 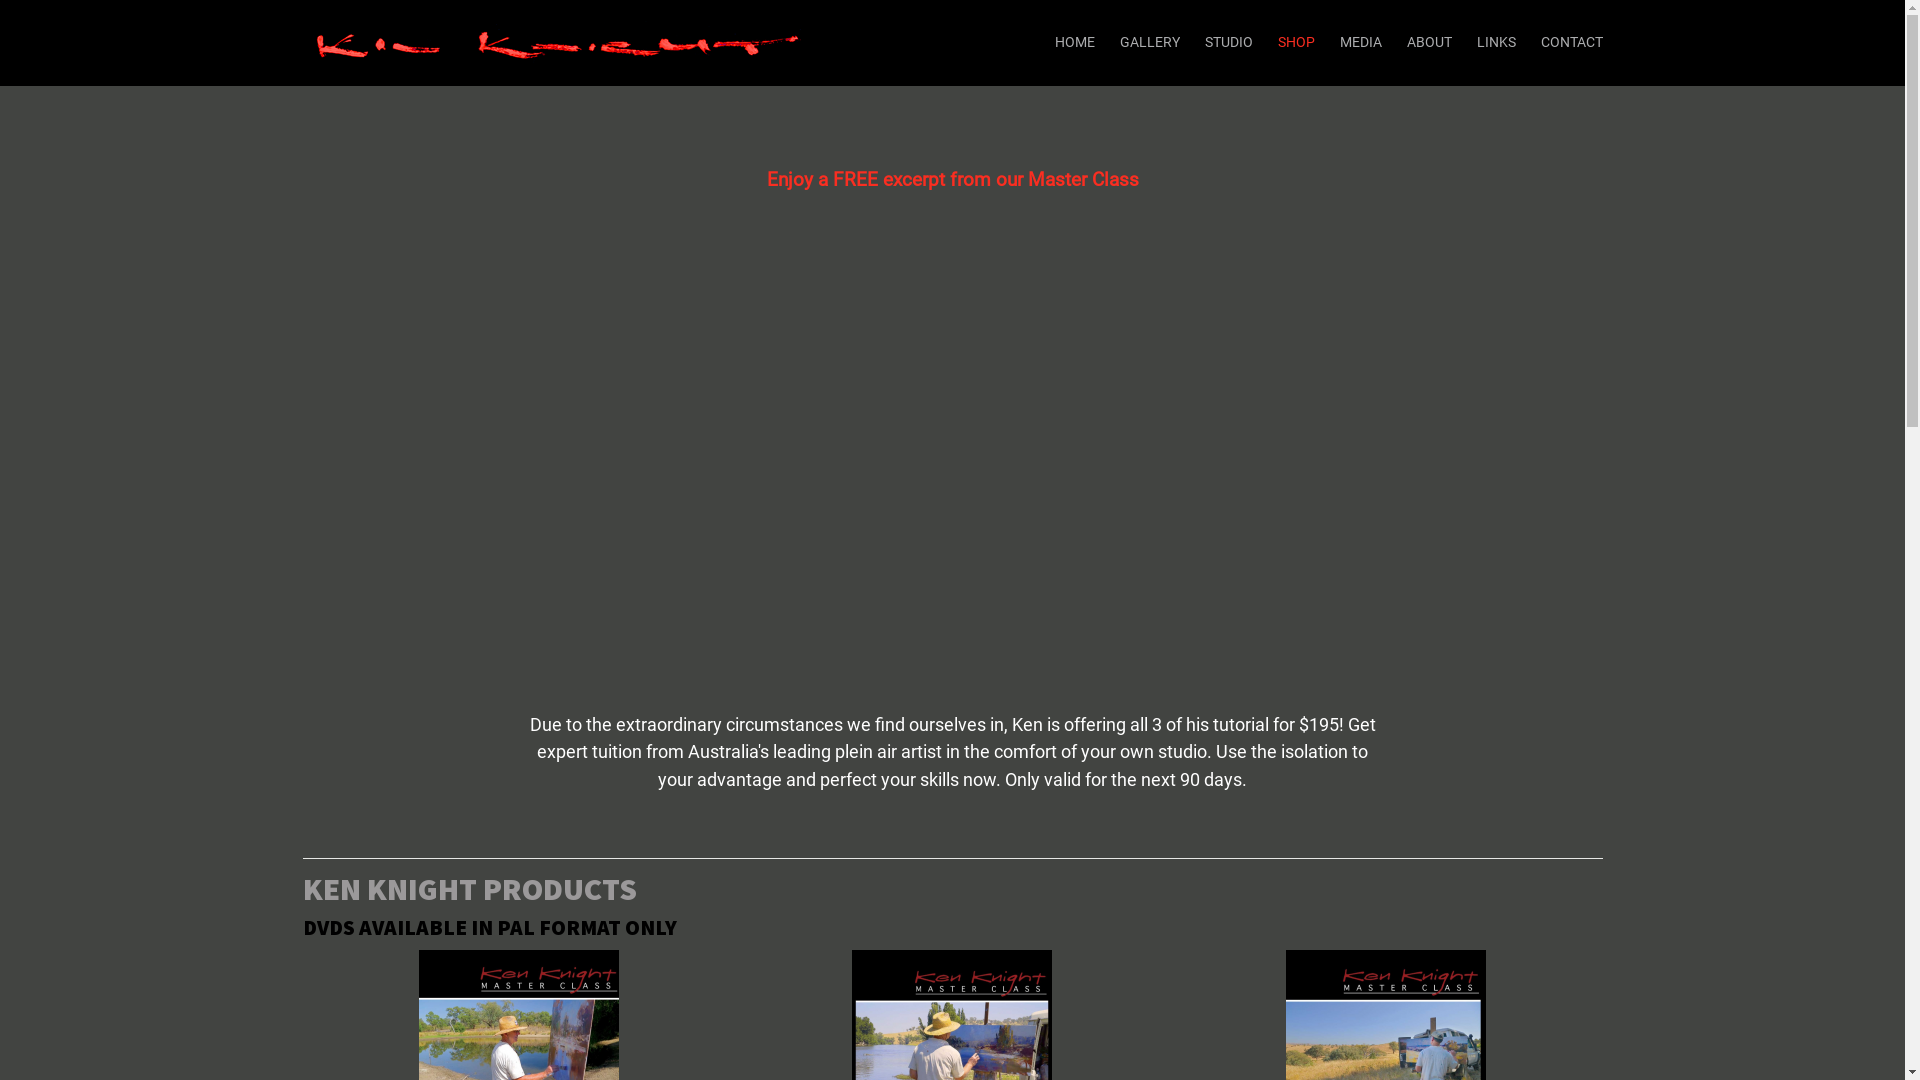 I want to click on 'GALLERY', so click(x=1118, y=42).